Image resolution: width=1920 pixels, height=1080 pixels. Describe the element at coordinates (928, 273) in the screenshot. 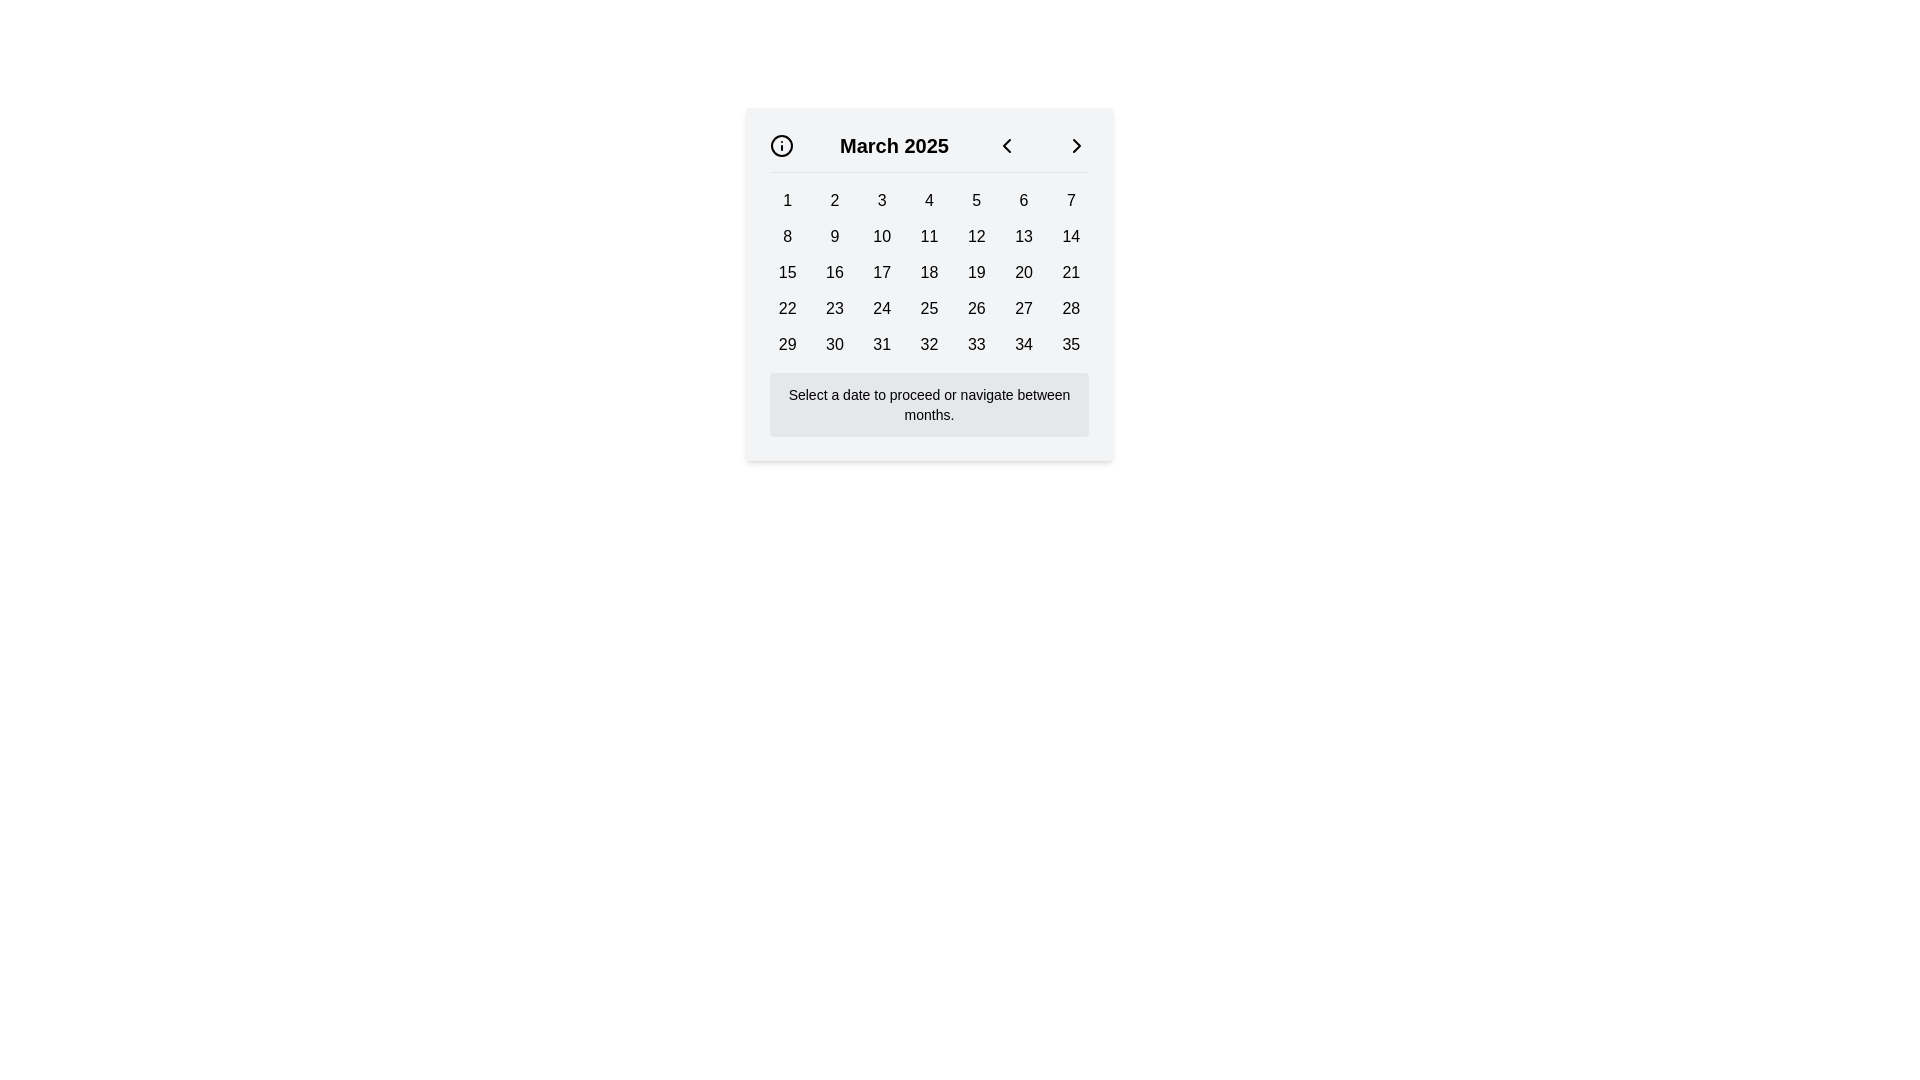

I see `the date cell button displaying the number '18' in the calendar grid` at that location.